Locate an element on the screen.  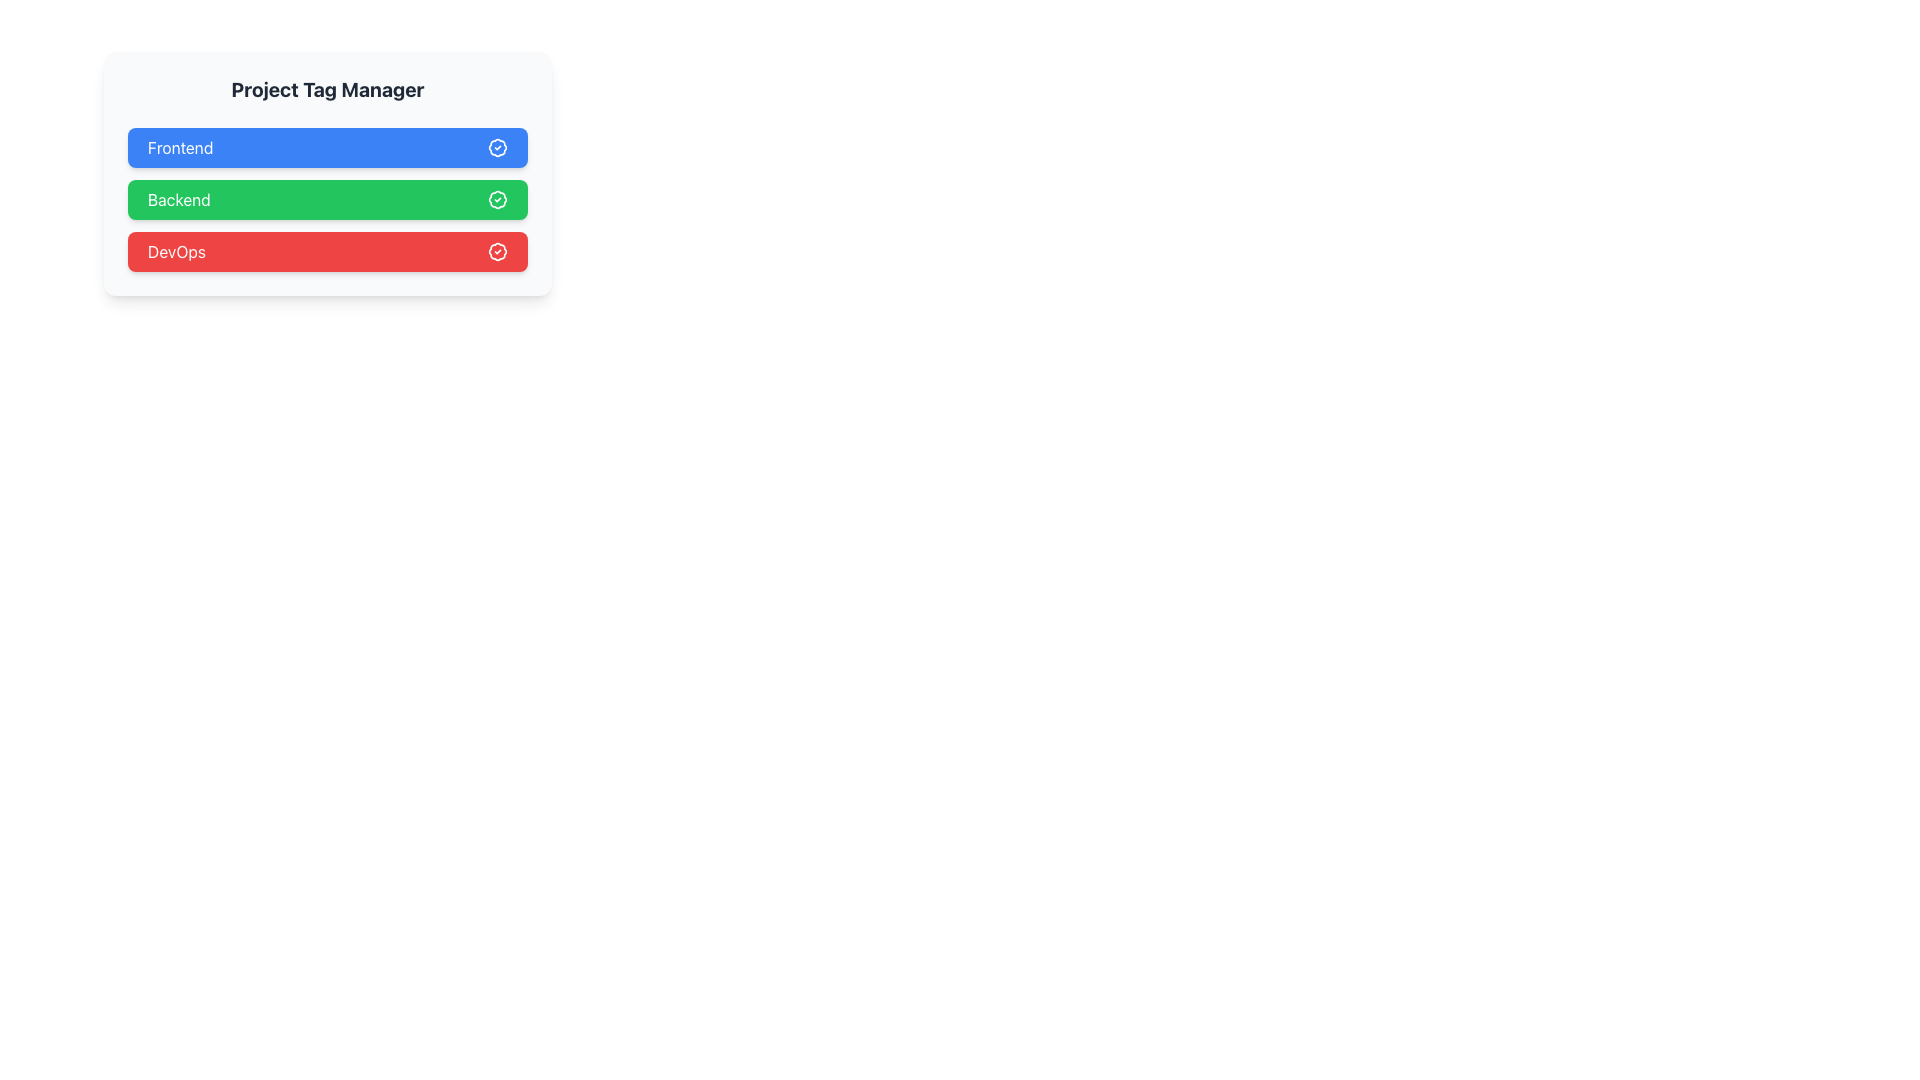
the checkmark badge icon SVG element located in the 'Frontend' section for accessibility purposes is located at coordinates (498, 146).